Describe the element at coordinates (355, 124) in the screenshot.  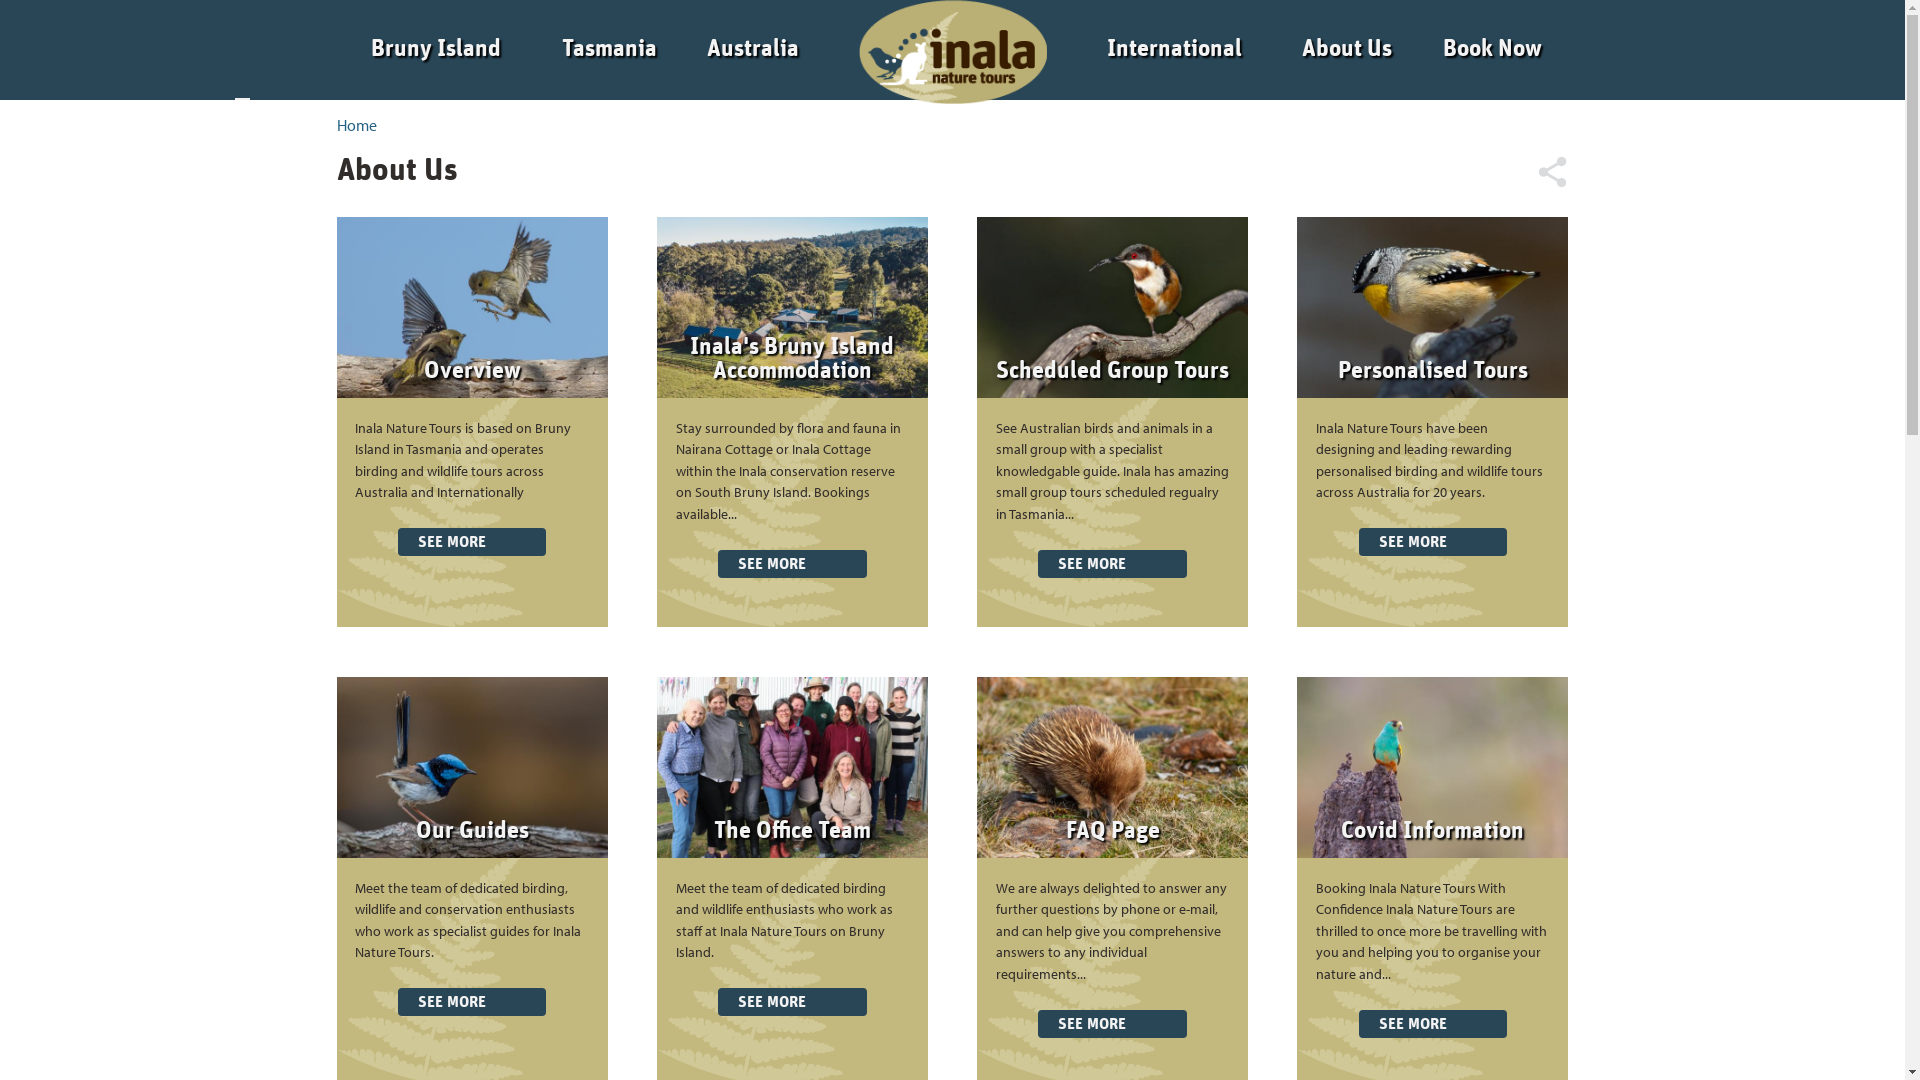
I see `'Home'` at that location.